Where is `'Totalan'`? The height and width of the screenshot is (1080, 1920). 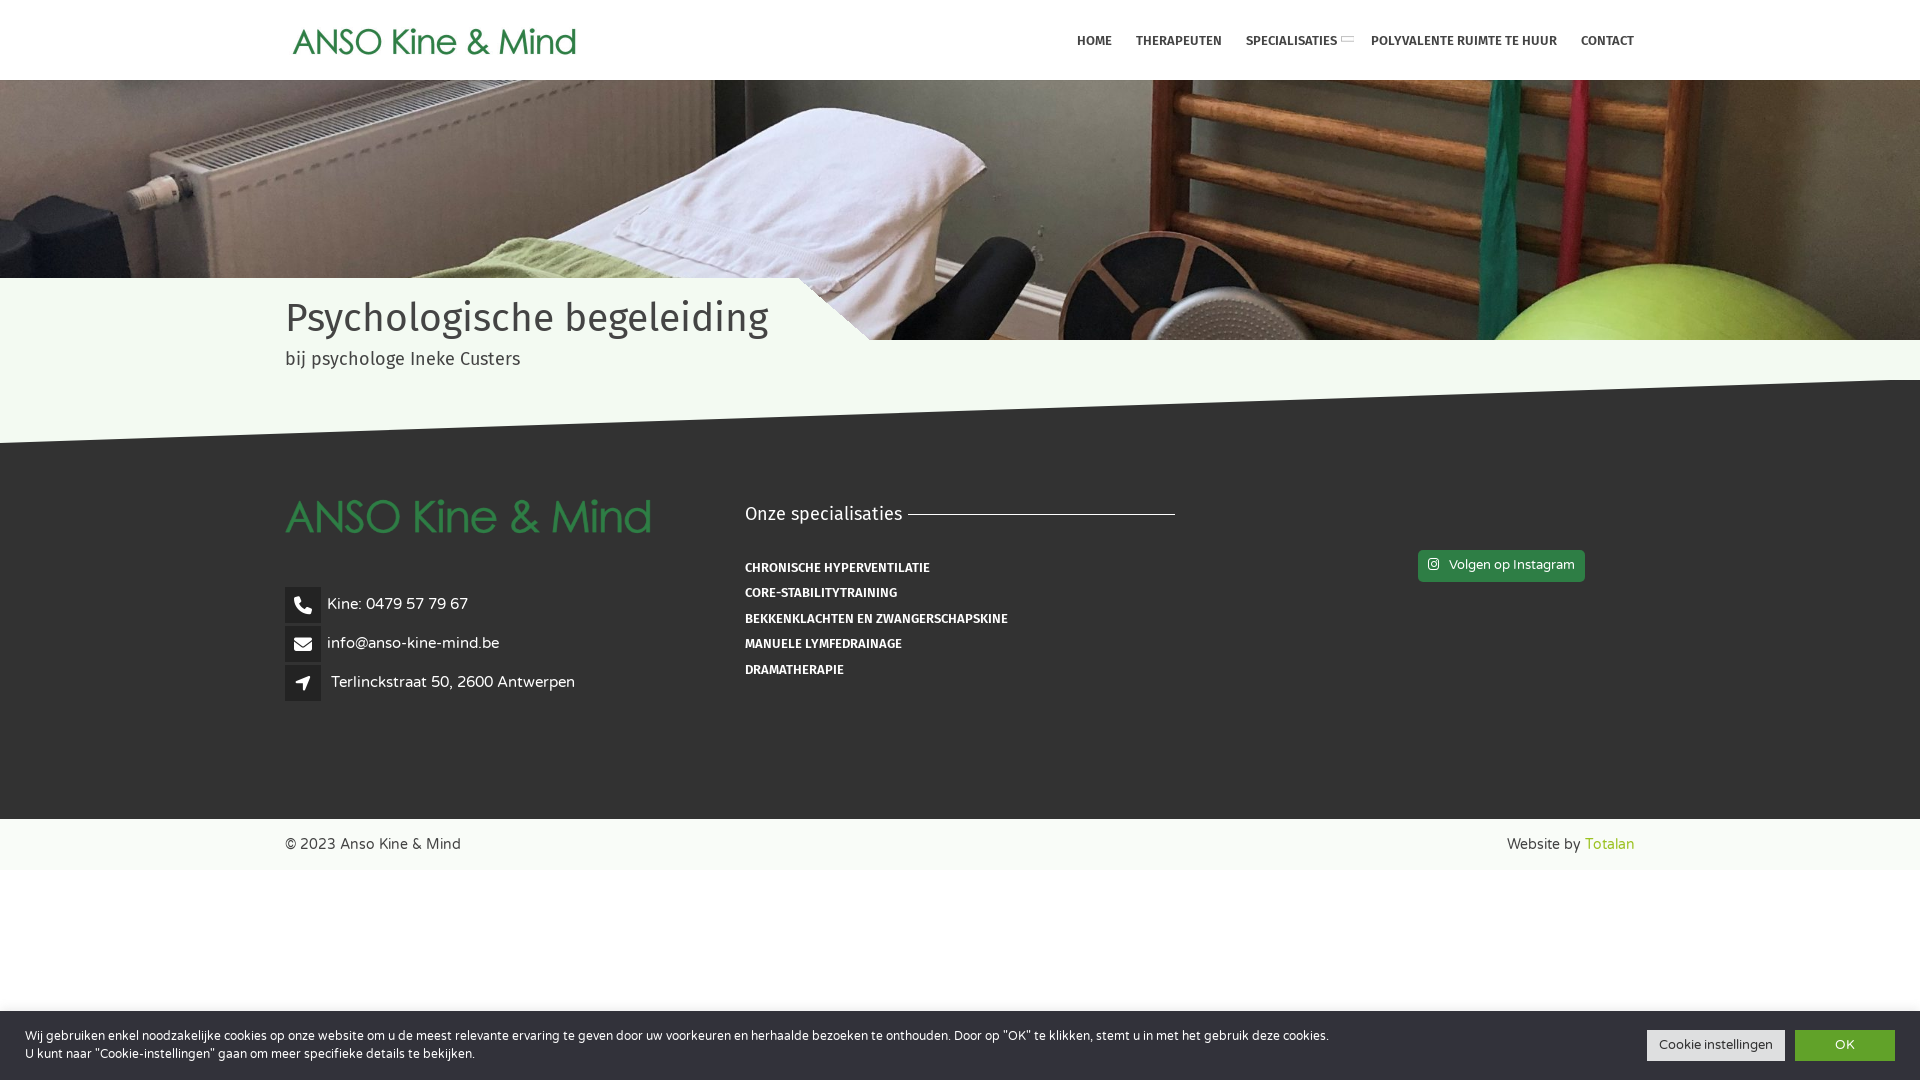 'Totalan' is located at coordinates (1583, 844).